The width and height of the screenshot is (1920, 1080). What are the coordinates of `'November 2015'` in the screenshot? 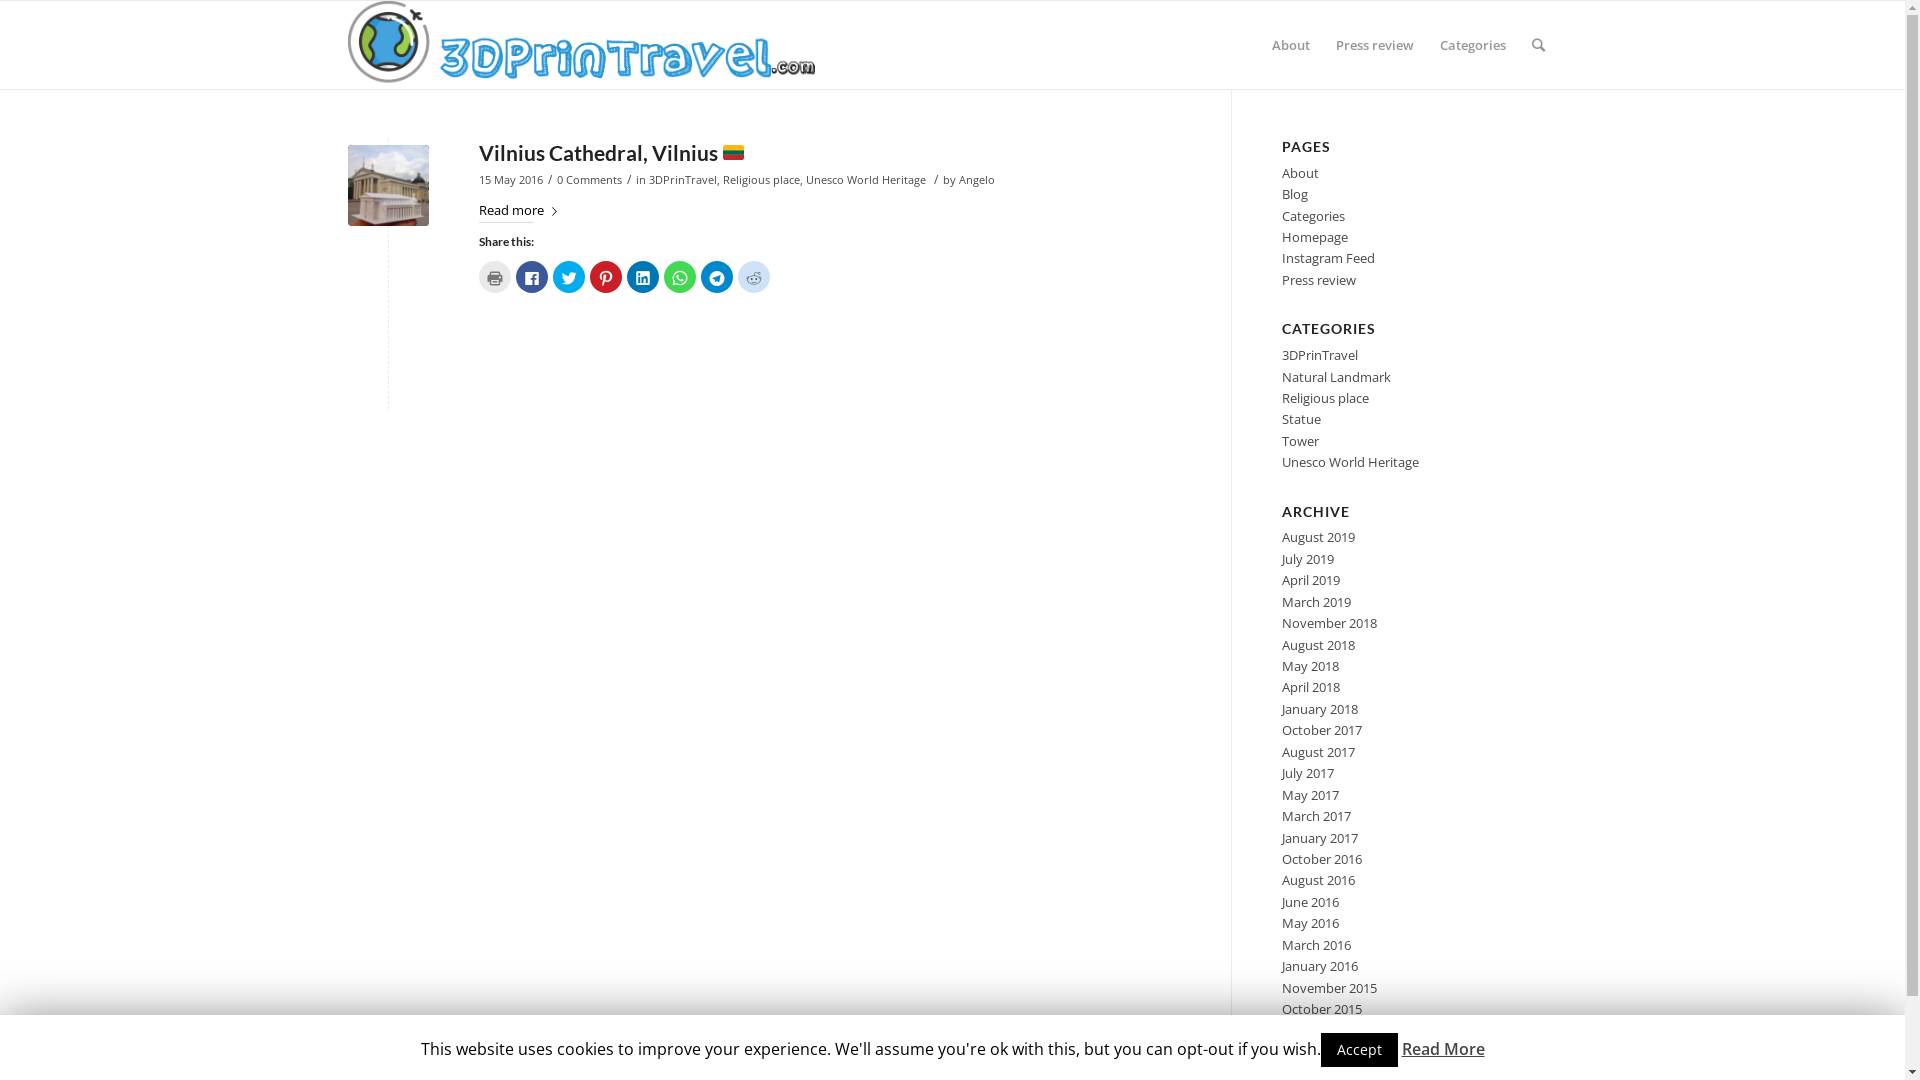 It's located at (1329, 986).